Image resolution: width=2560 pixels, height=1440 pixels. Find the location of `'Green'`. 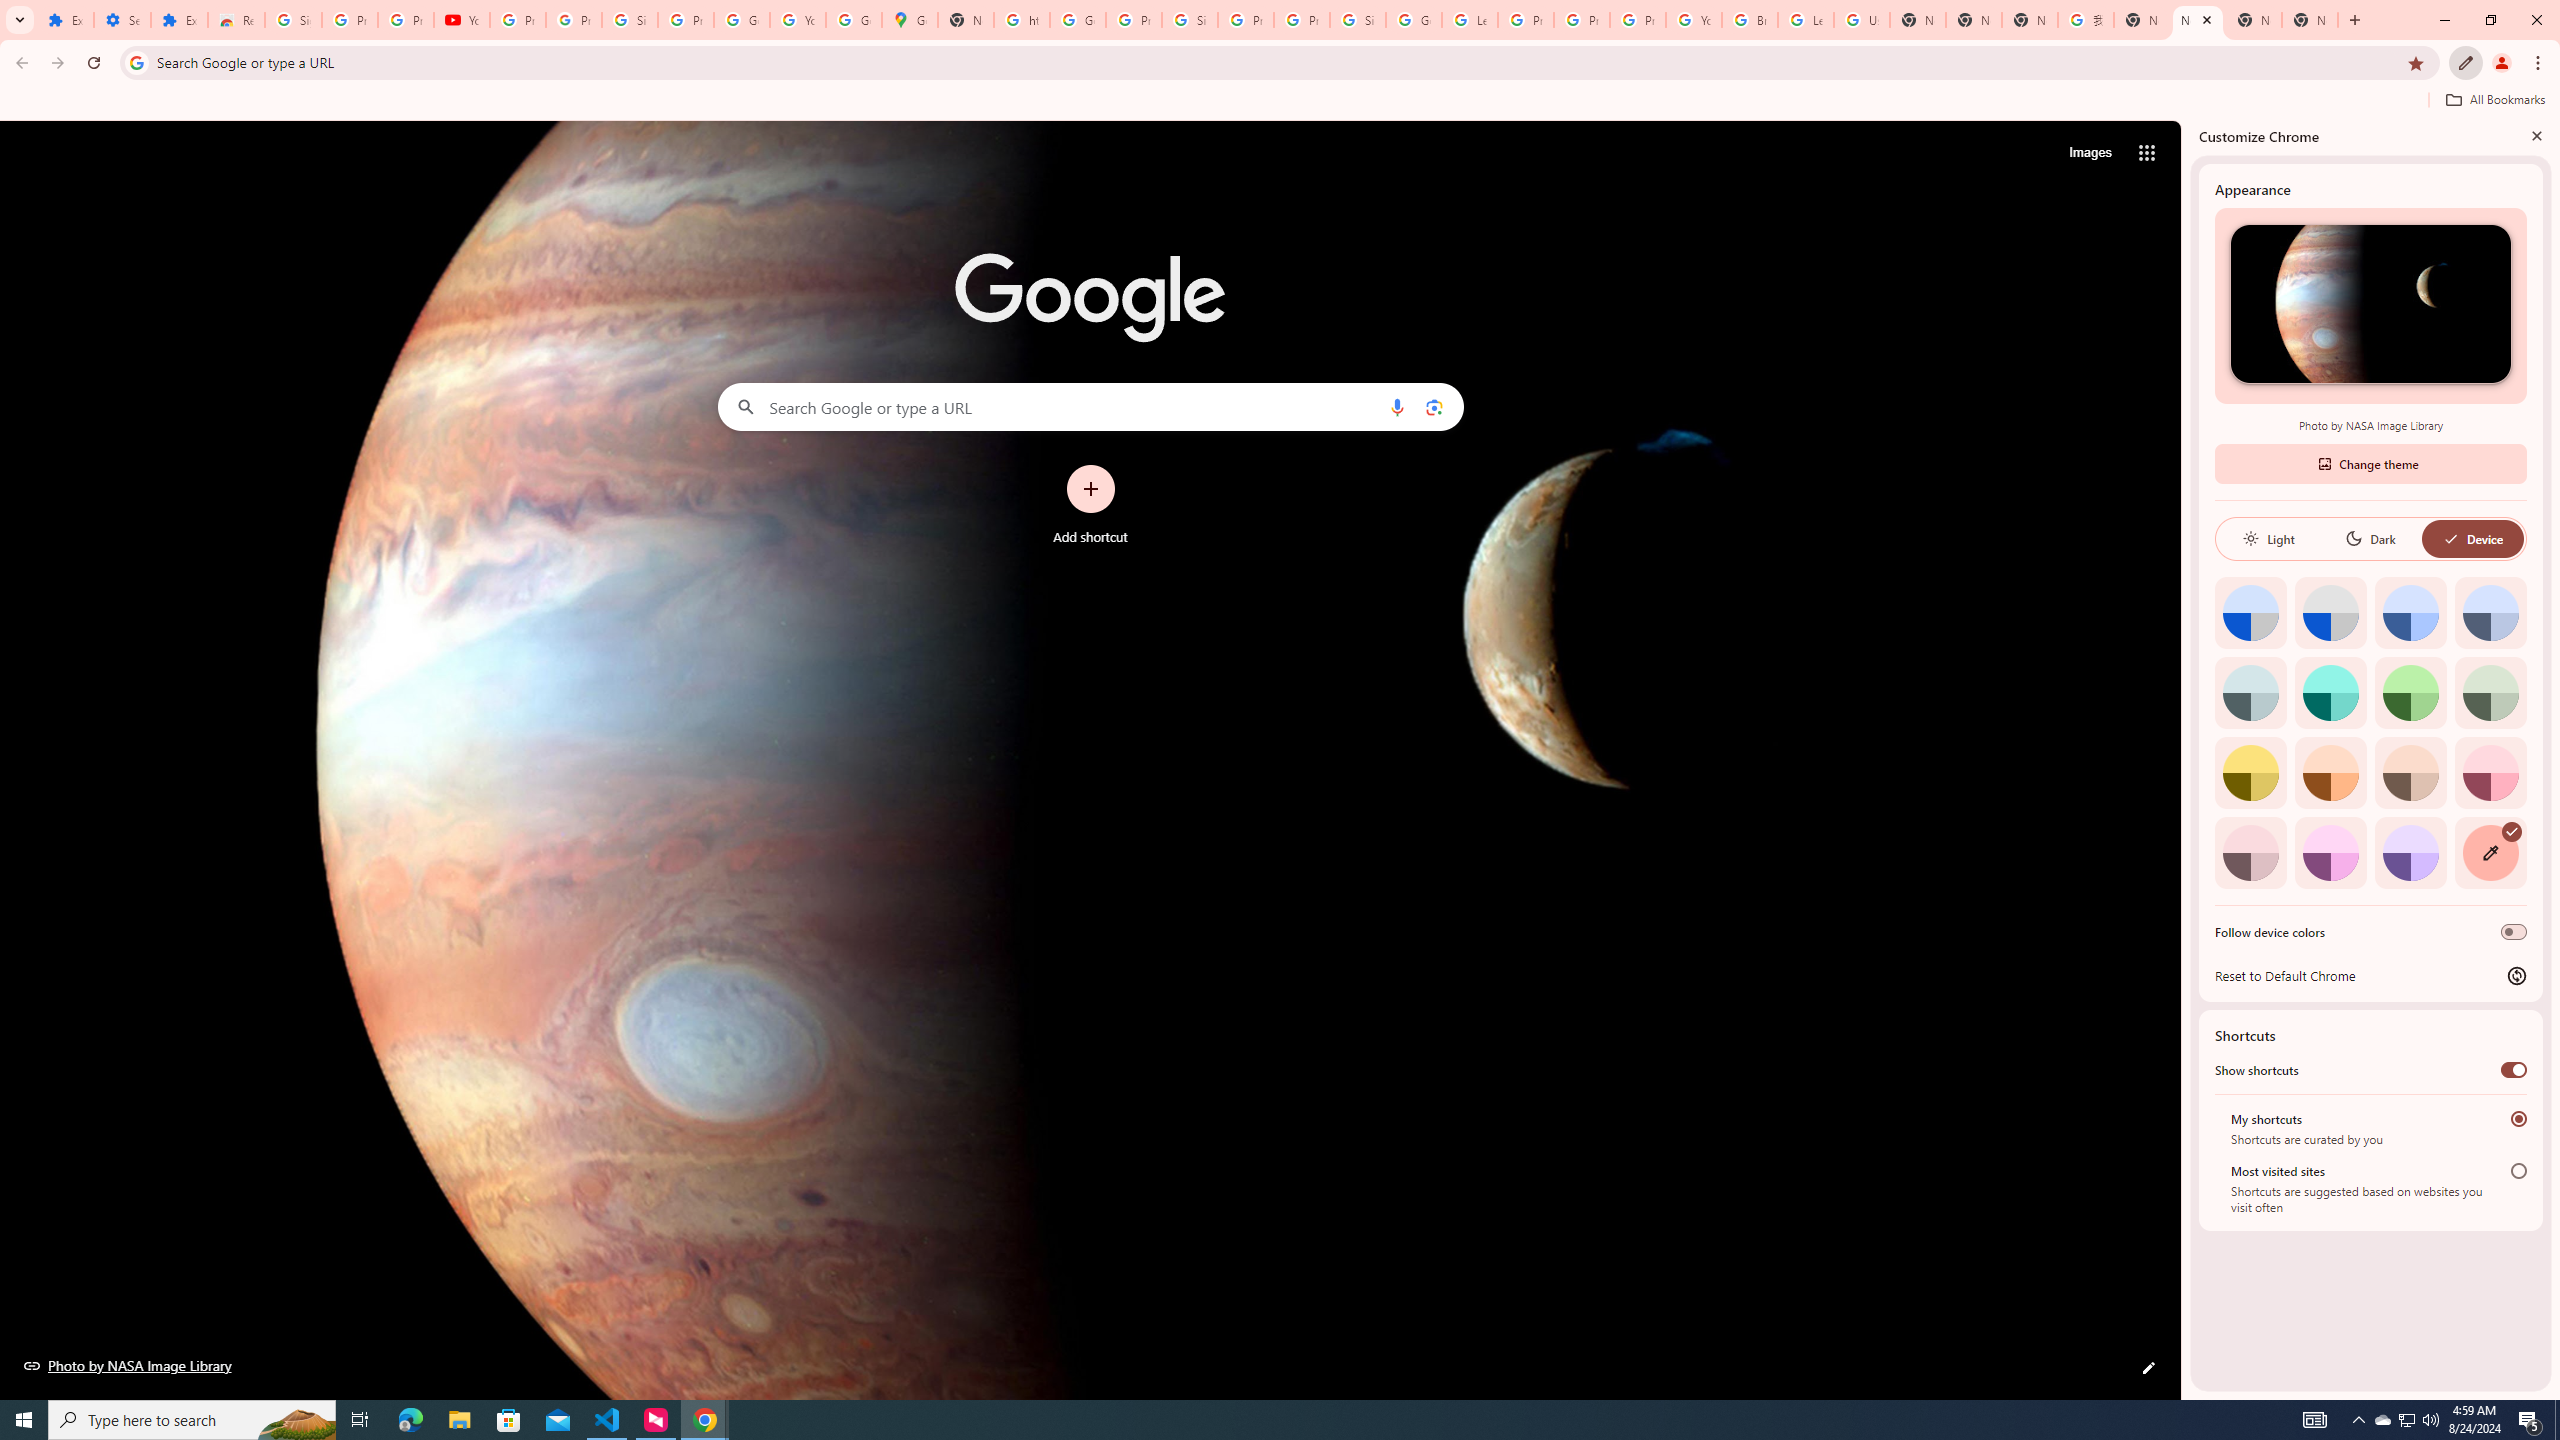

'Green' is located at coordinates (2410, 692).